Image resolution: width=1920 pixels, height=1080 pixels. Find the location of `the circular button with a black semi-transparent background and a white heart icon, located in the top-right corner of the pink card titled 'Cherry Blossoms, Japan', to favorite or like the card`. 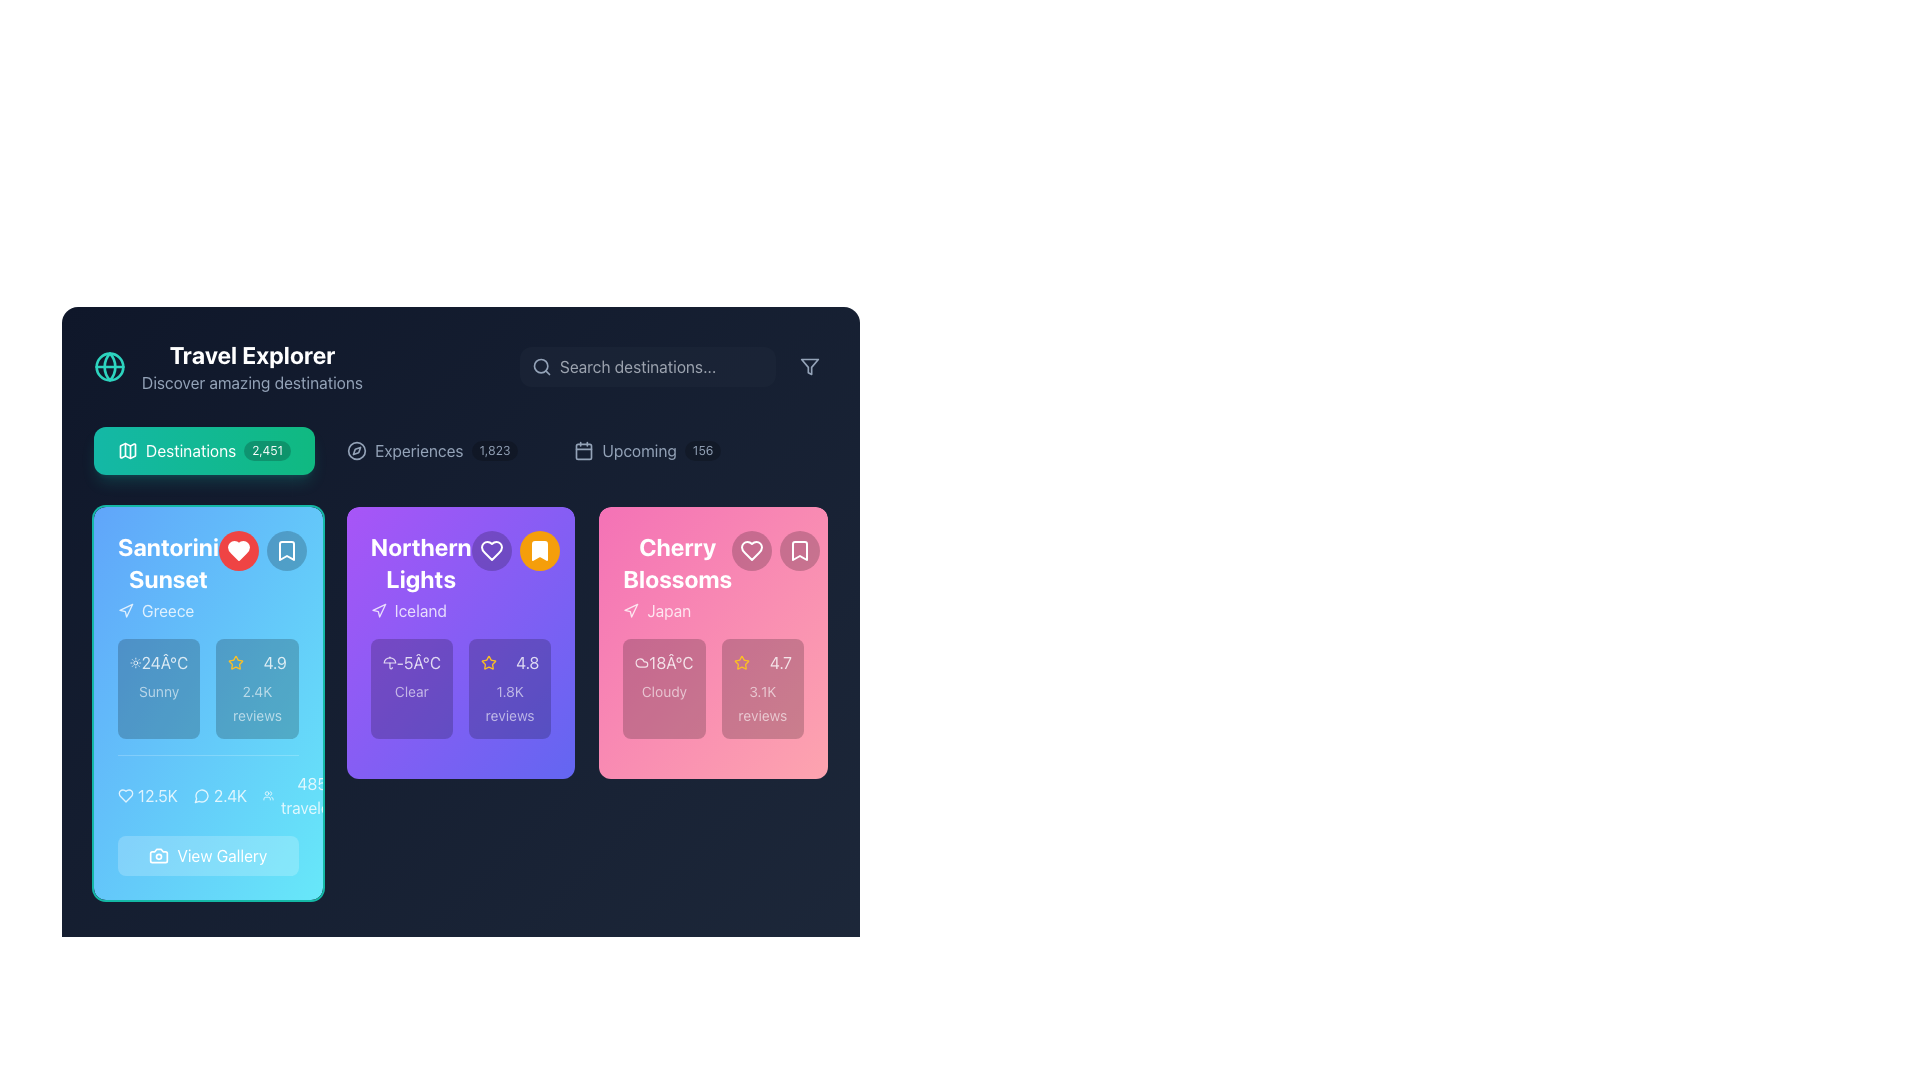

the circular button with a black semi-transparent background and a white heart icon, located in the top-right corner of the pink card titled 'Cherry Blossoms, Japan', to favorite or like the card is located at coordinates (751, 551).